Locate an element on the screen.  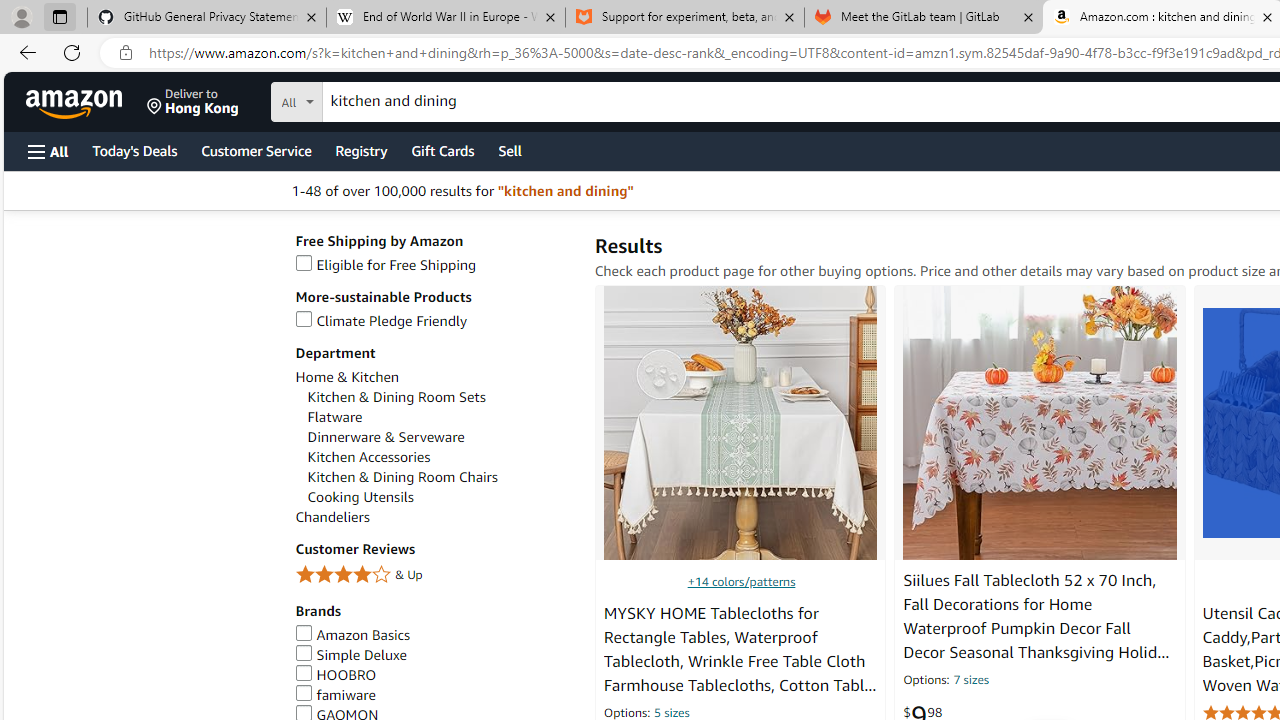
'Today' is located at coordinates (133, 149).